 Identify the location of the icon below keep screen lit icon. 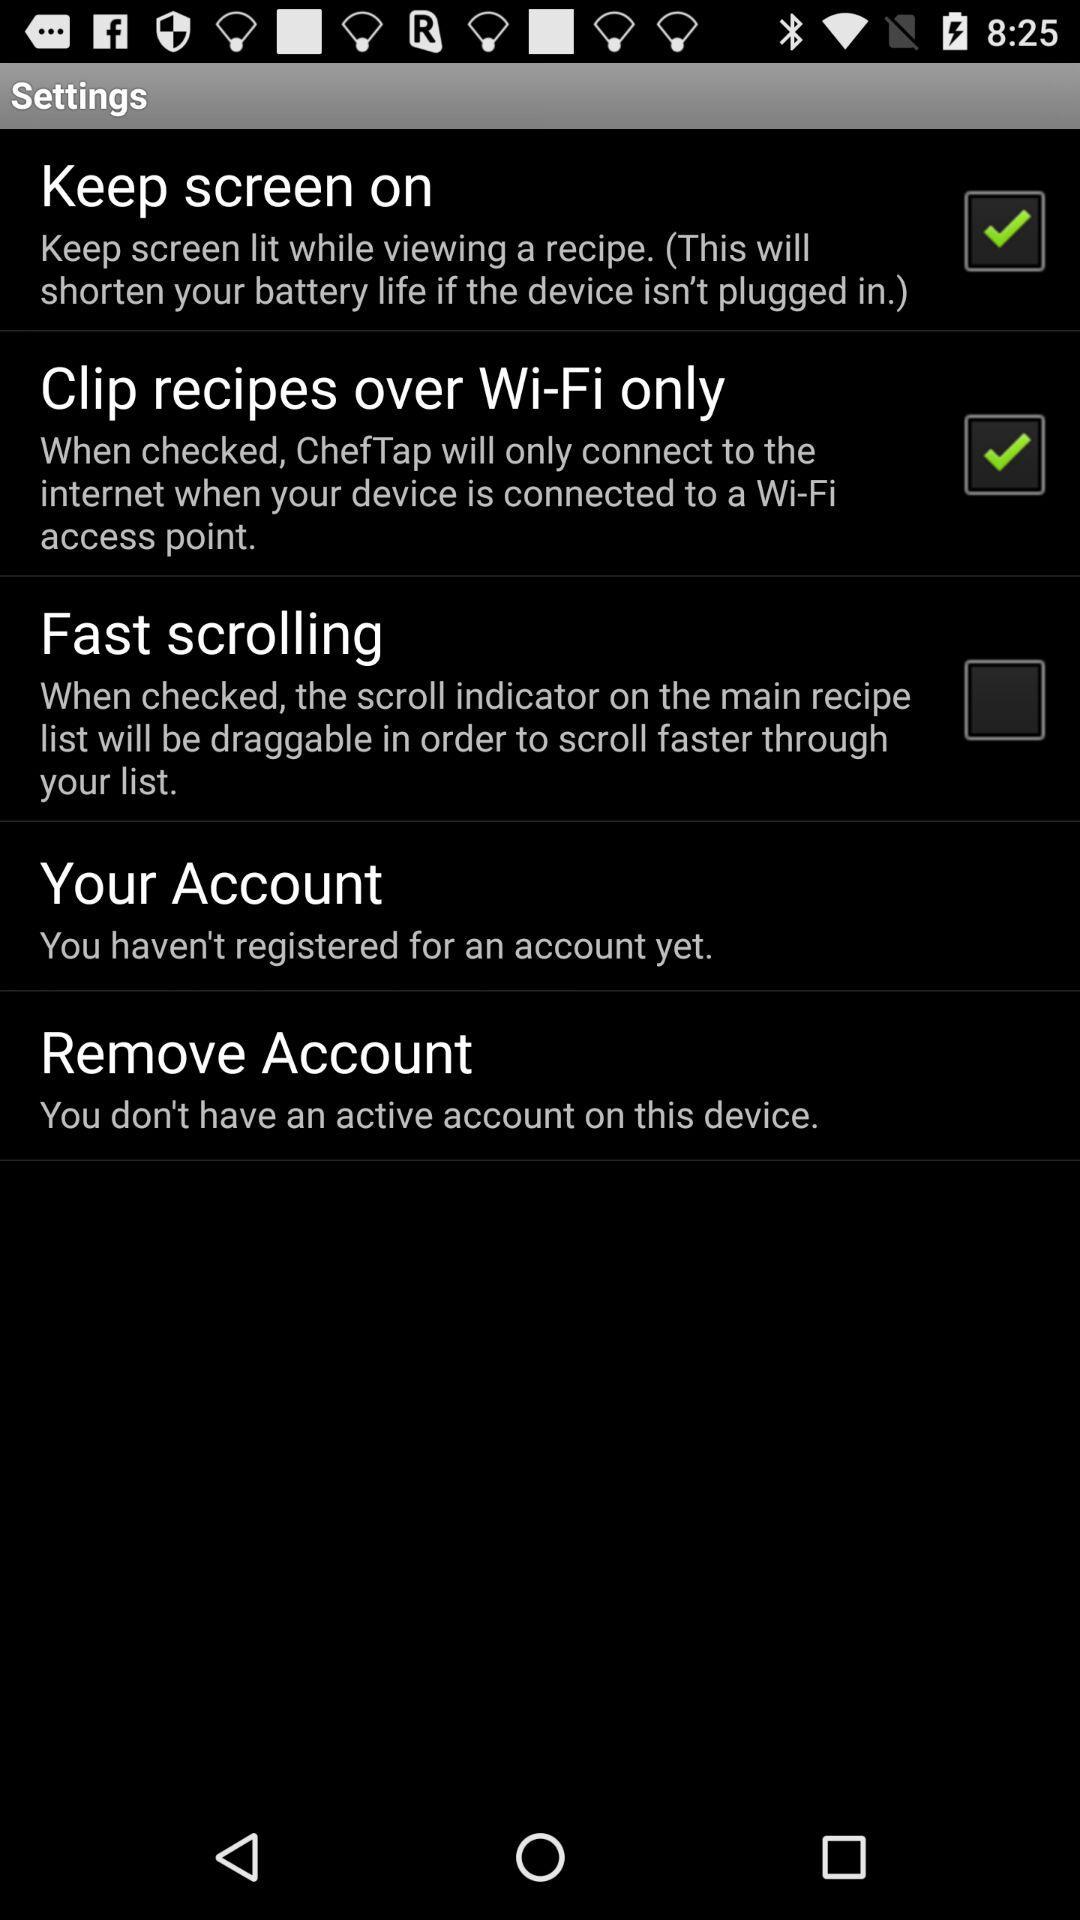
(382, 385).